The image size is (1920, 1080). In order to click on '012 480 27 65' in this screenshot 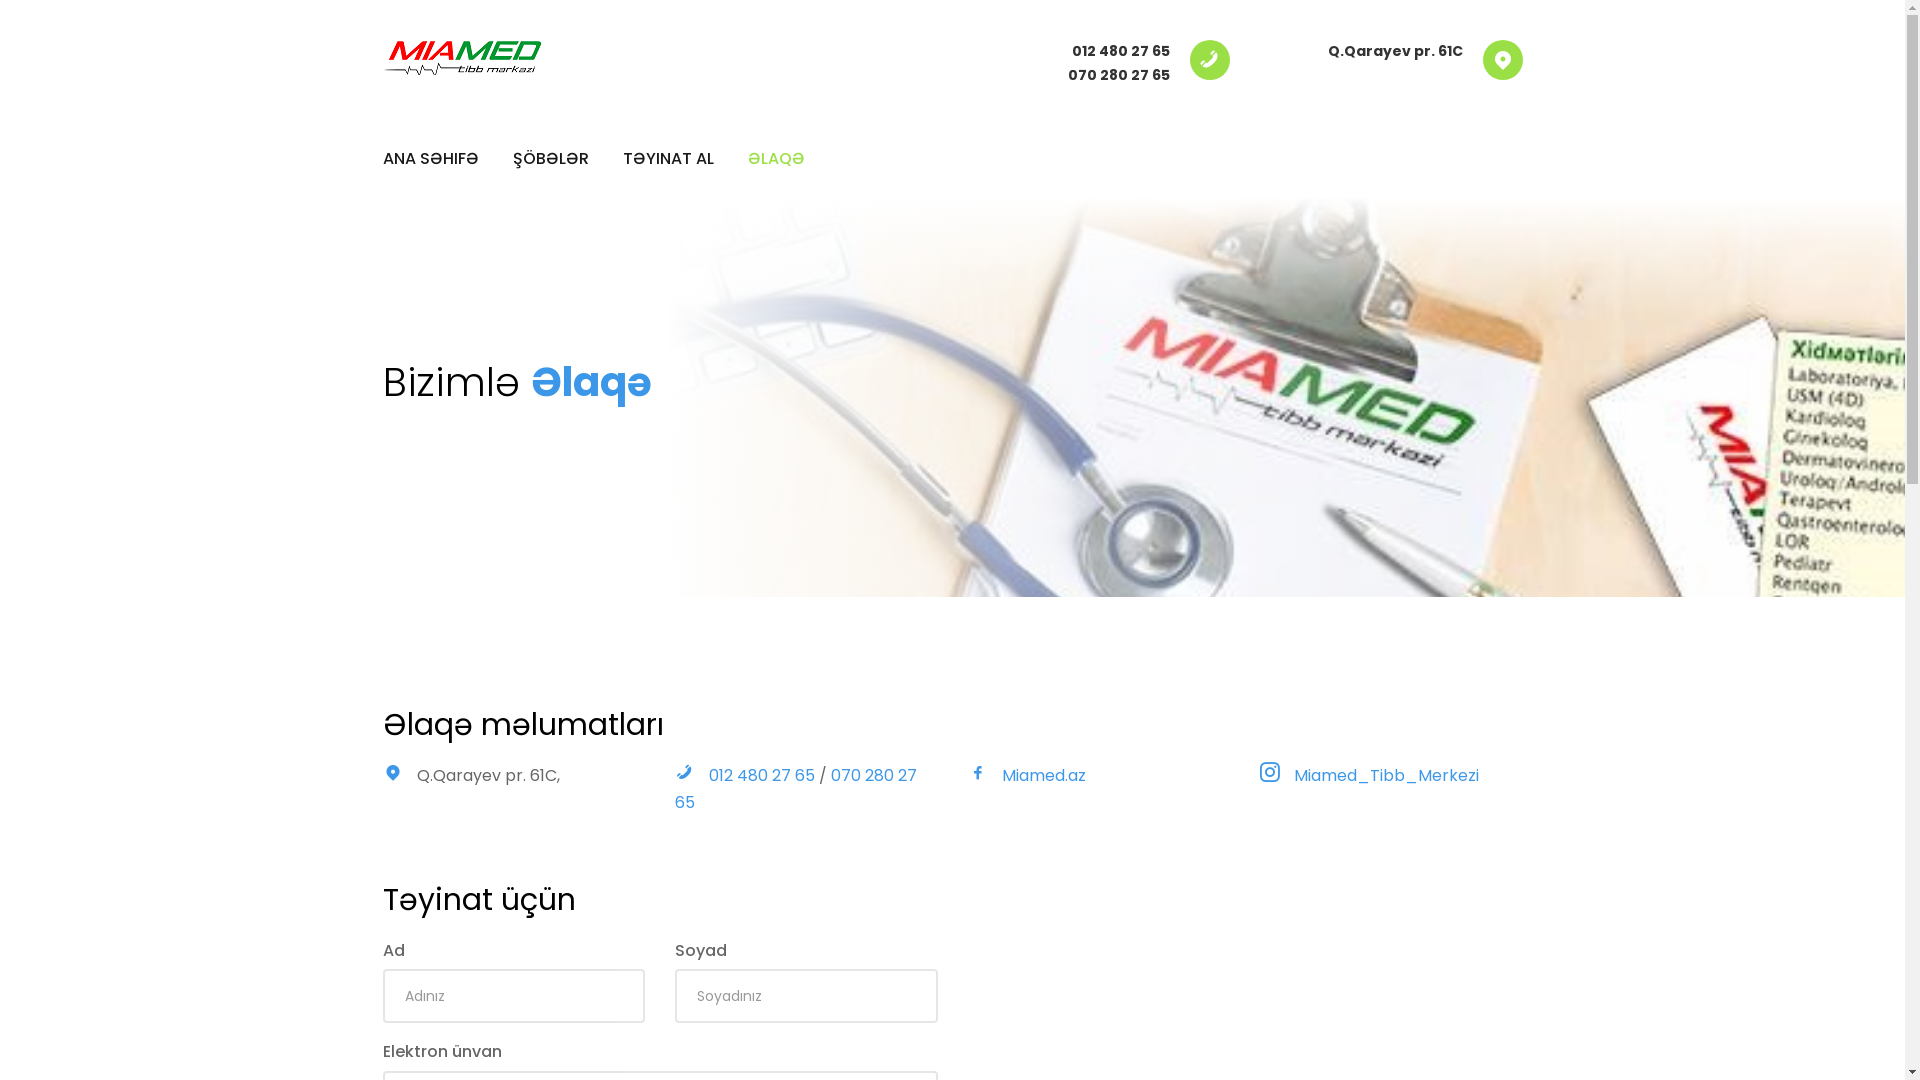, I will do `click(1121, 49)`.